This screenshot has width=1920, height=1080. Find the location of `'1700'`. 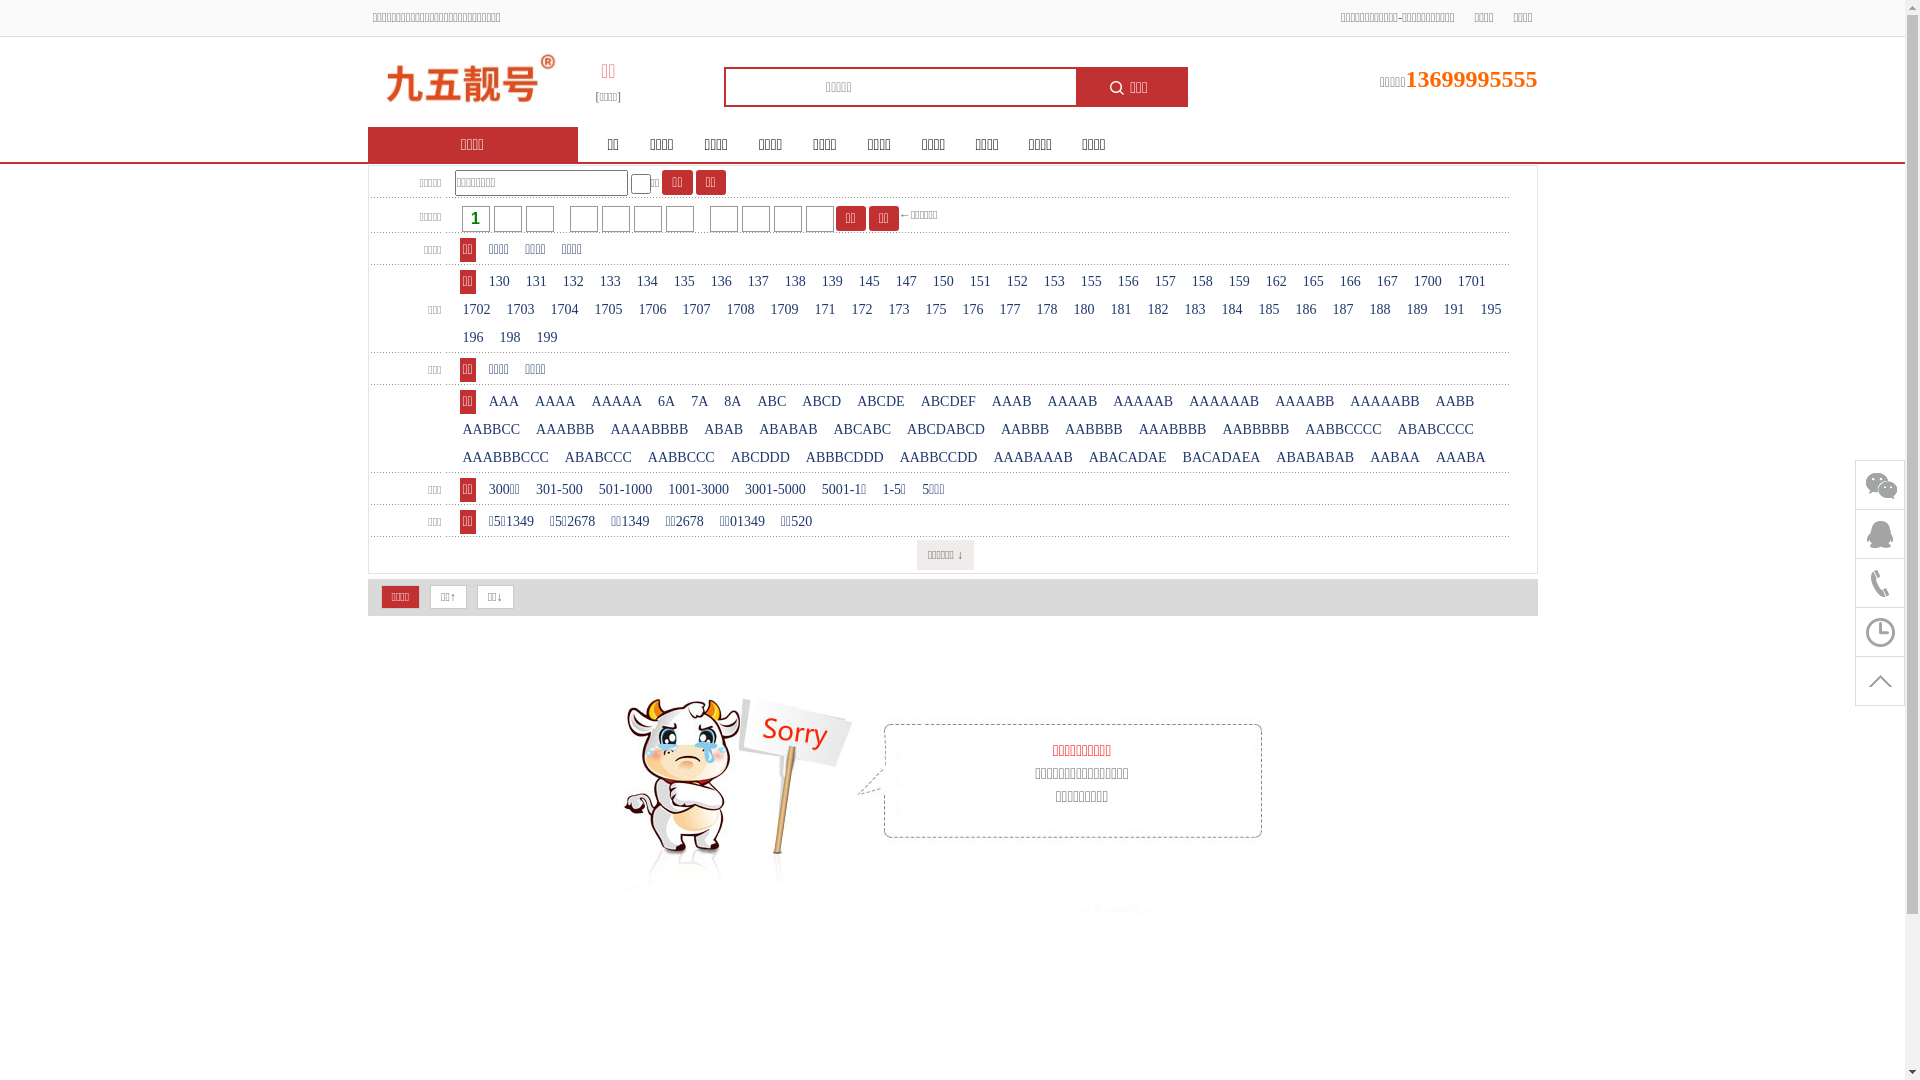

'1700' is located at coordinates (1426, 281).